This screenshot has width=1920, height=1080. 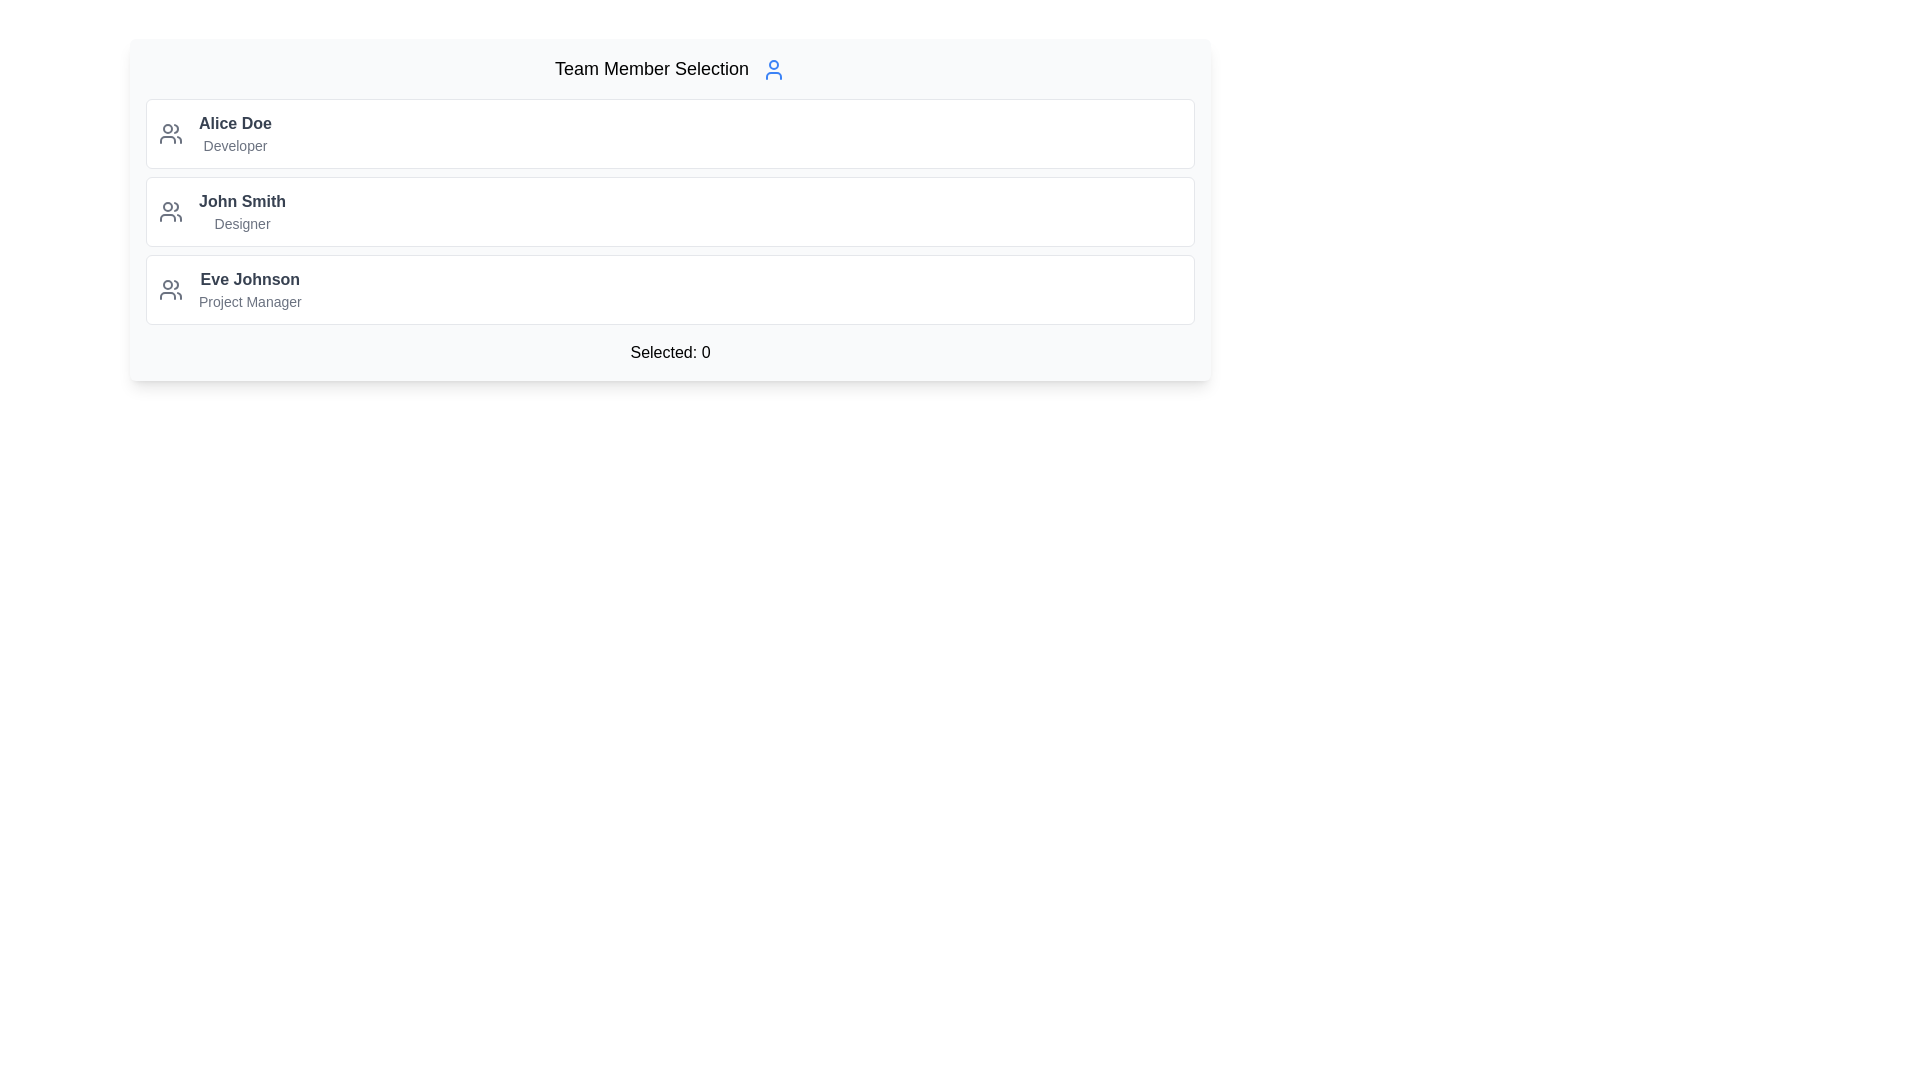 What do you see at coordinates (235, 145) in the screenshot?
I see `the text label displaying 'Developer', which is positioned directly beneath 'Alice Doe' in a vertical list of team members` at bounding box center [235, 145].